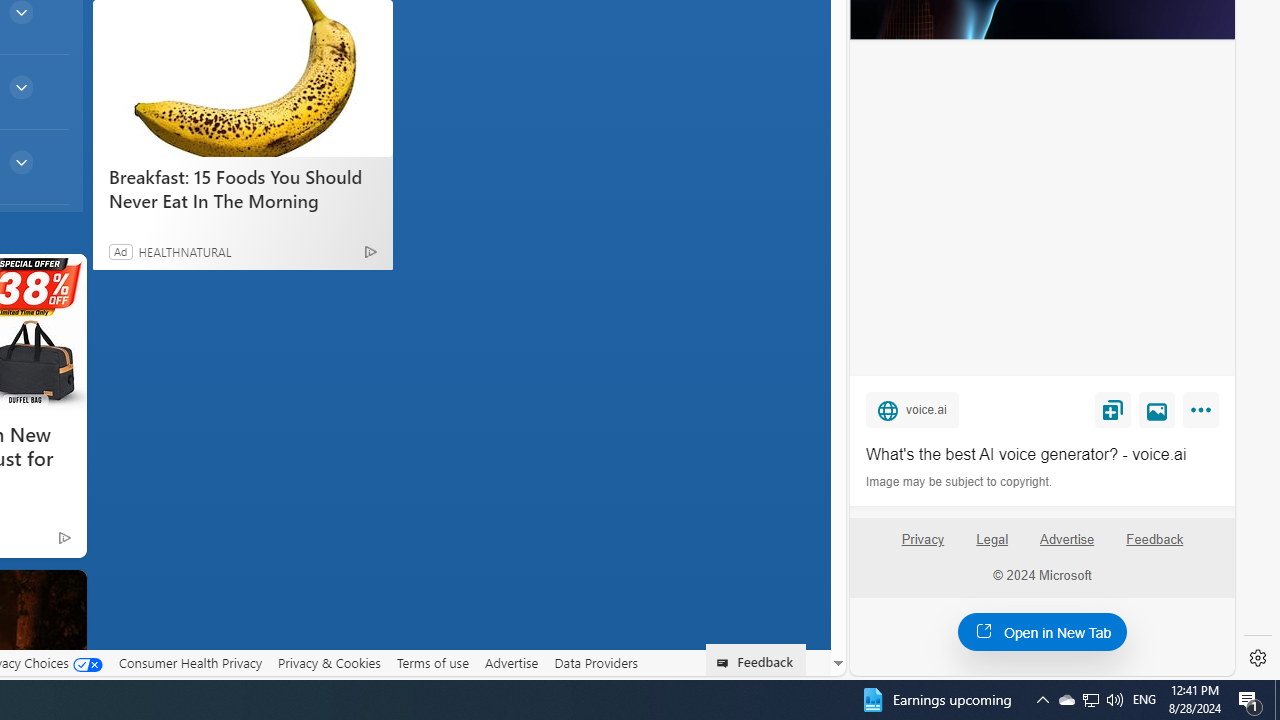  What do you see at coordinates (329, 662) in the screenshot?
I see `'Privacy & Cookies'` at bounding box center [329, 662].